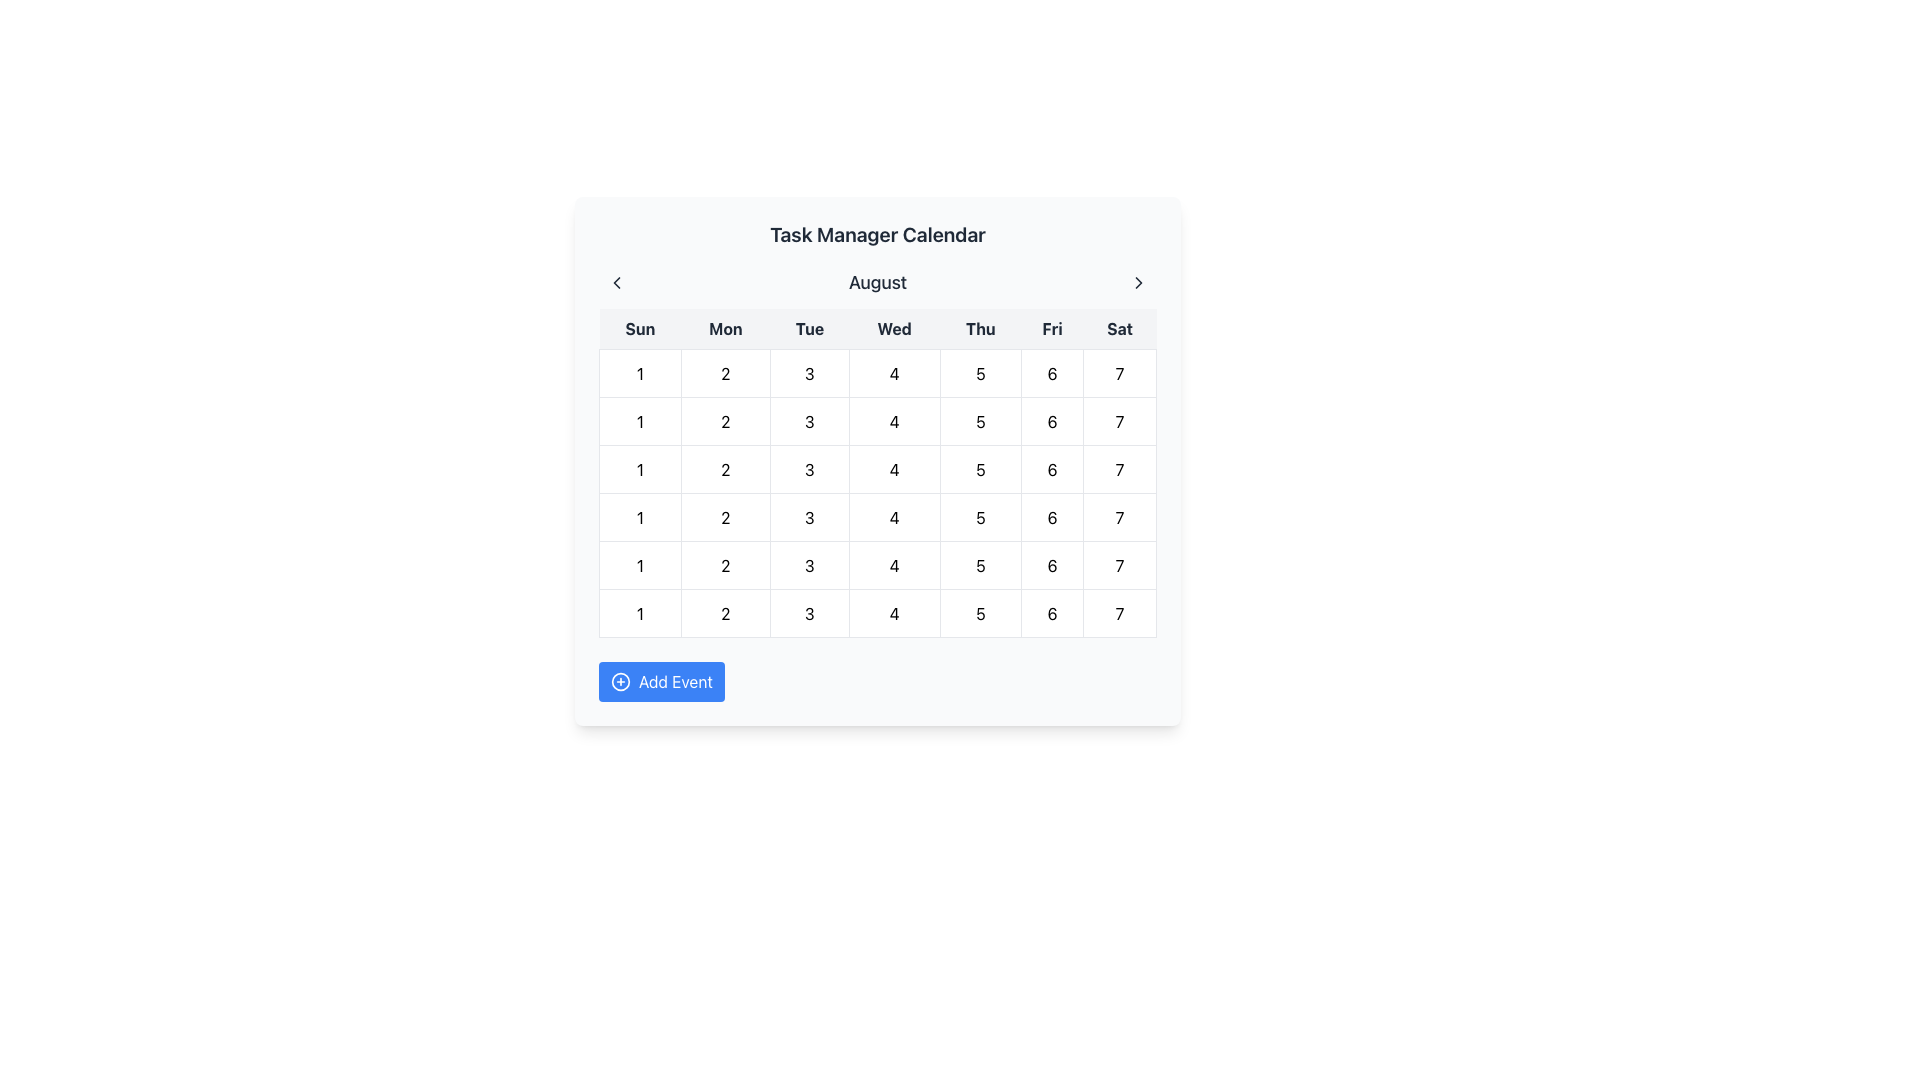 The image size is (1920, 1080). What do you see at coordinates (878, 282) in the screenshot?
I see `the text label displaying the current month ('August') at the top of the calendar component` at bounding box center [878, 282].